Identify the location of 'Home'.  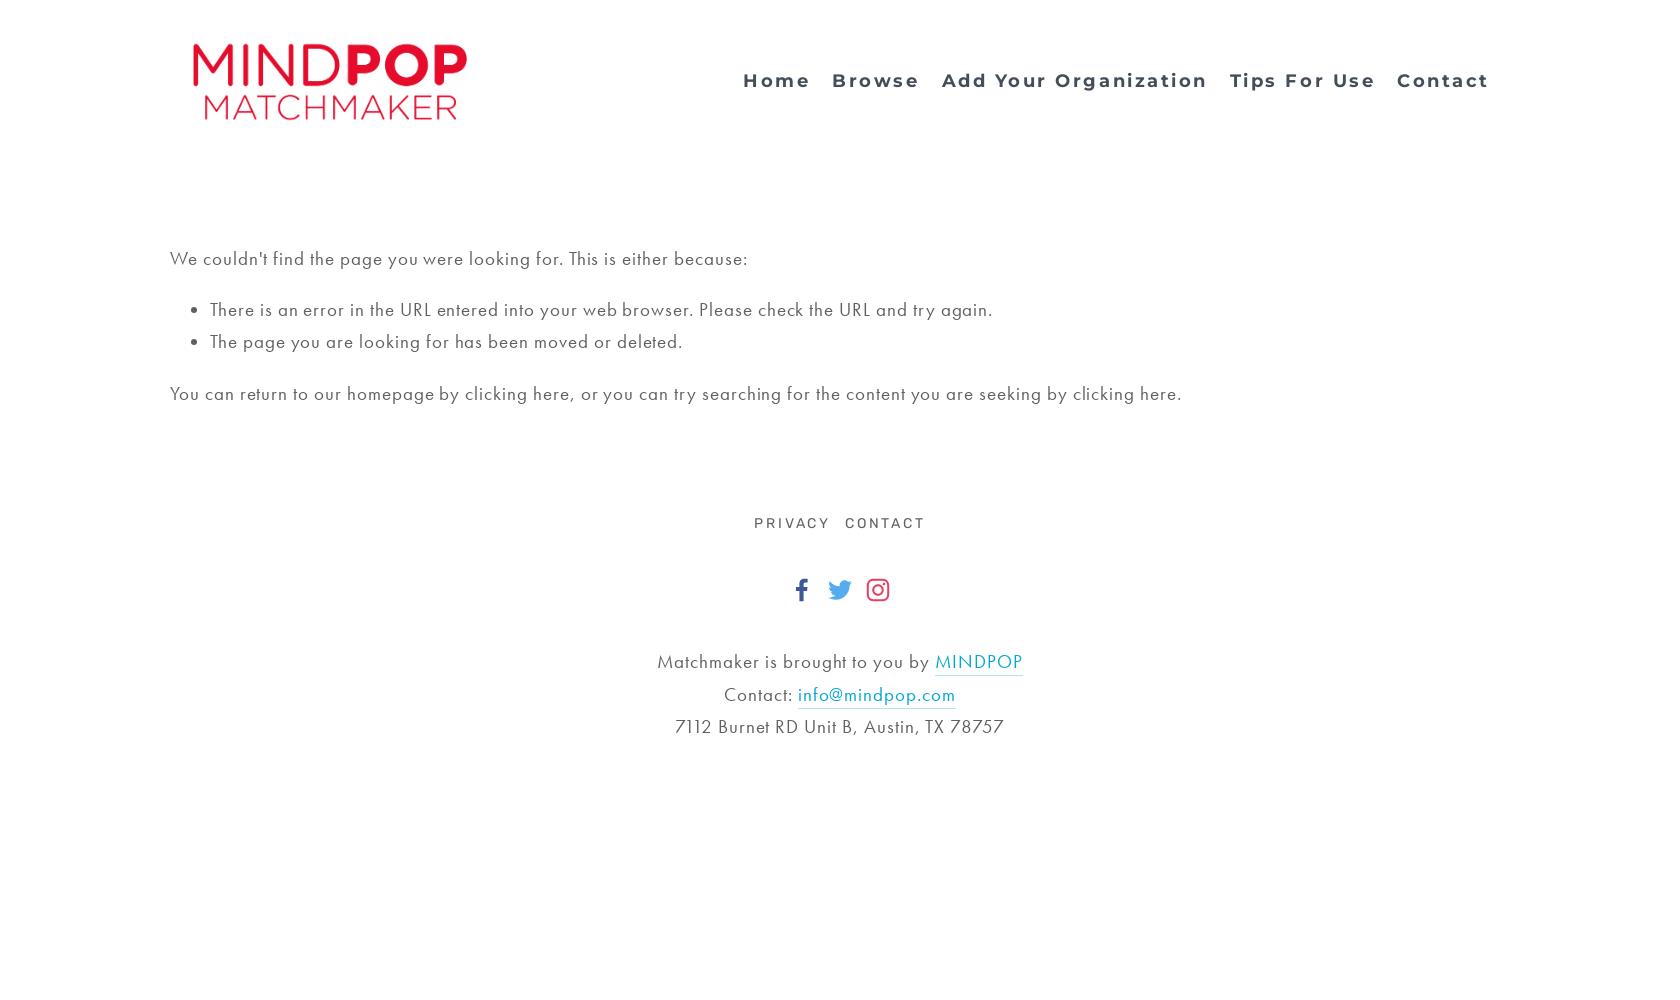
(776, 80).